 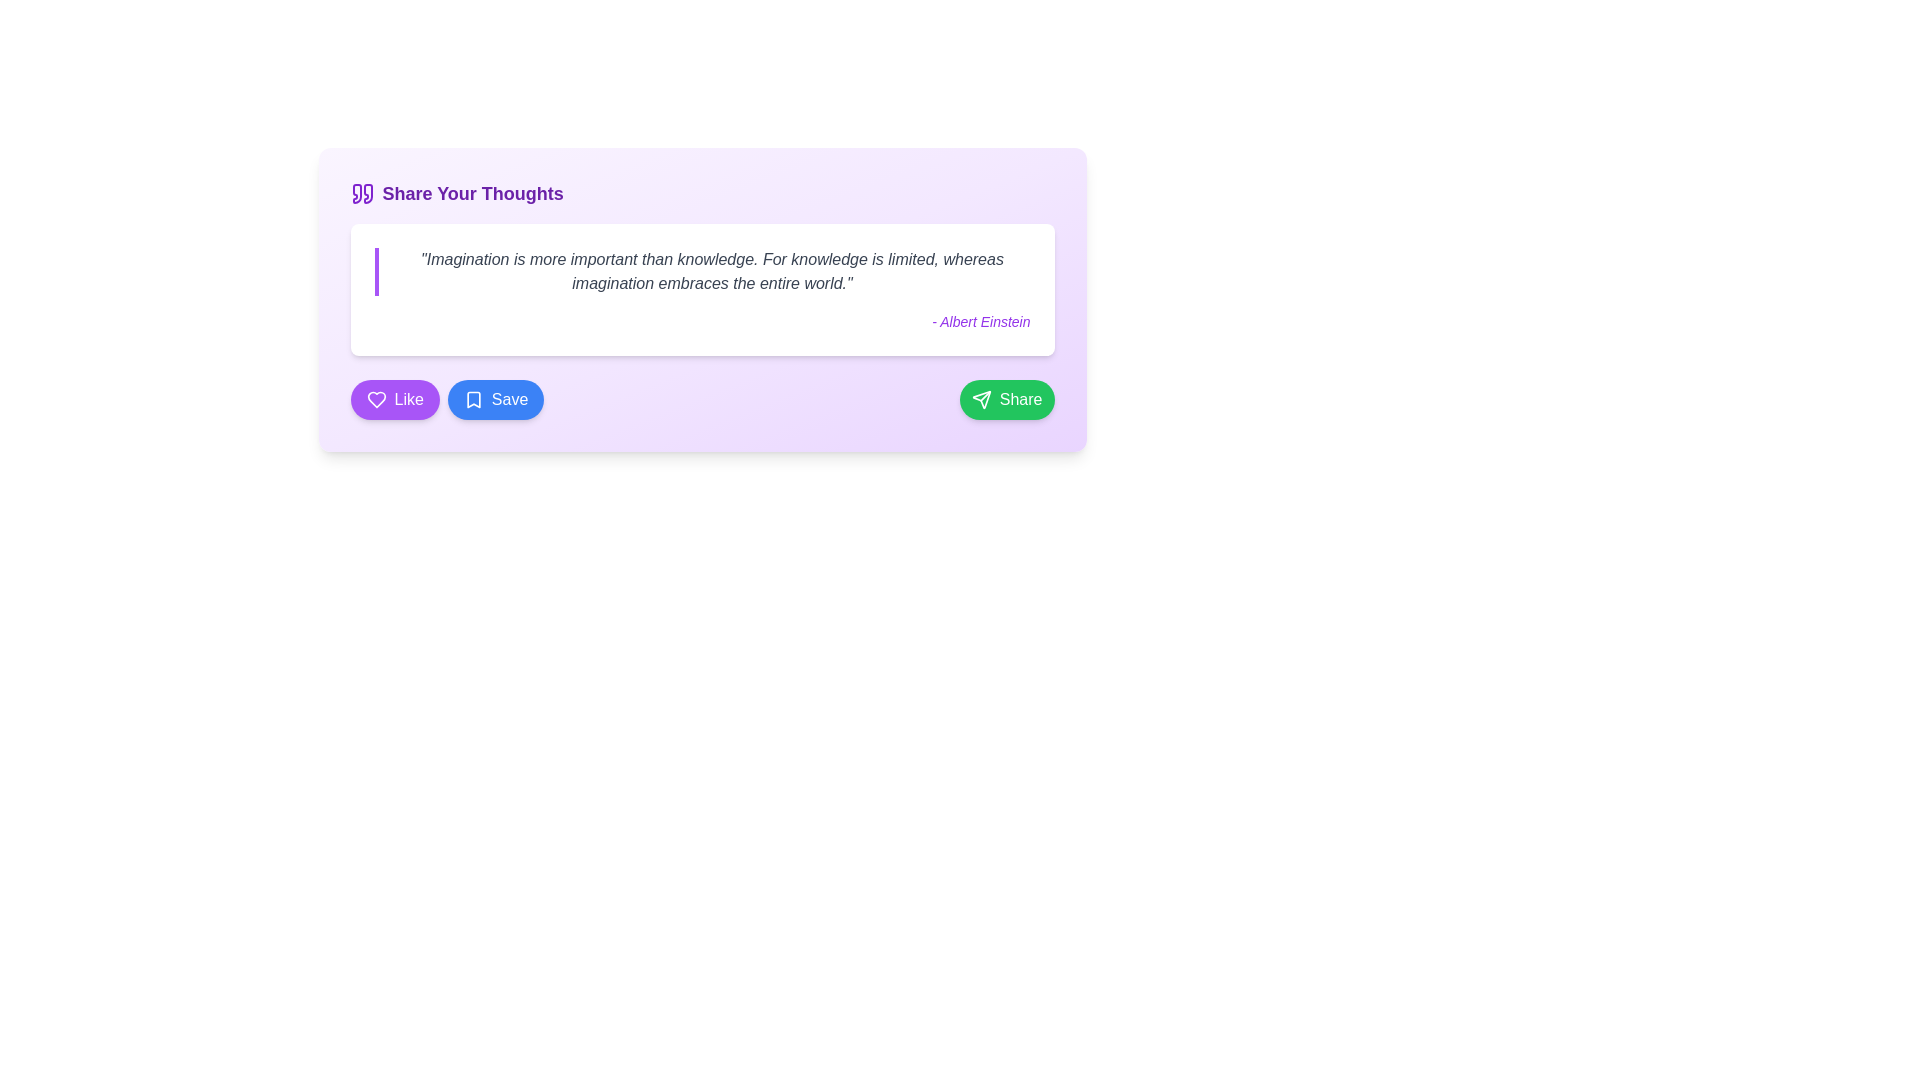 I want to click on the 'Share' button located in the bottom-right corner of the green circular button, which contains a triangular icon representing the 'Share' action to share content, so click(x=981, y=400).